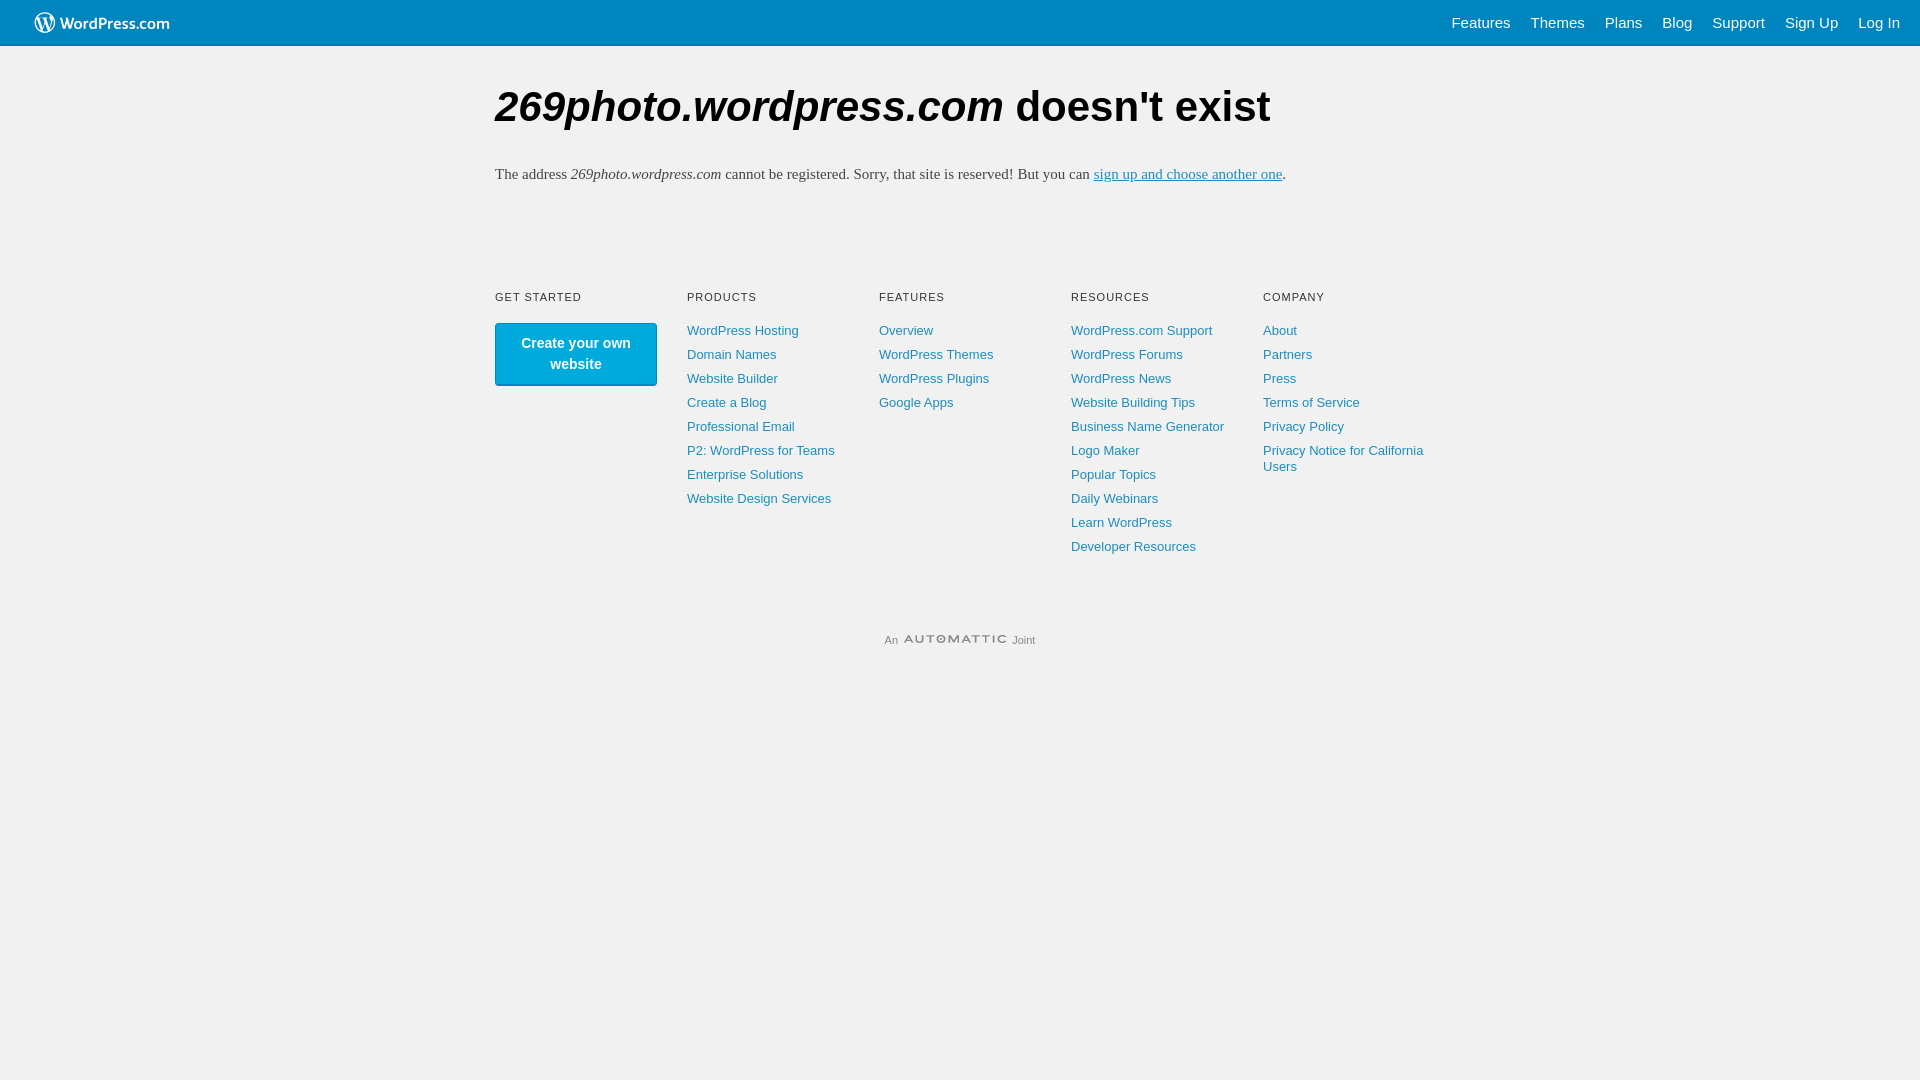 This screenshot has height=1080, width=1920. What do you see at coordinates (1623, 23) in the screenshot?
I see `'Plans'` at bounding box center [1623, 23].